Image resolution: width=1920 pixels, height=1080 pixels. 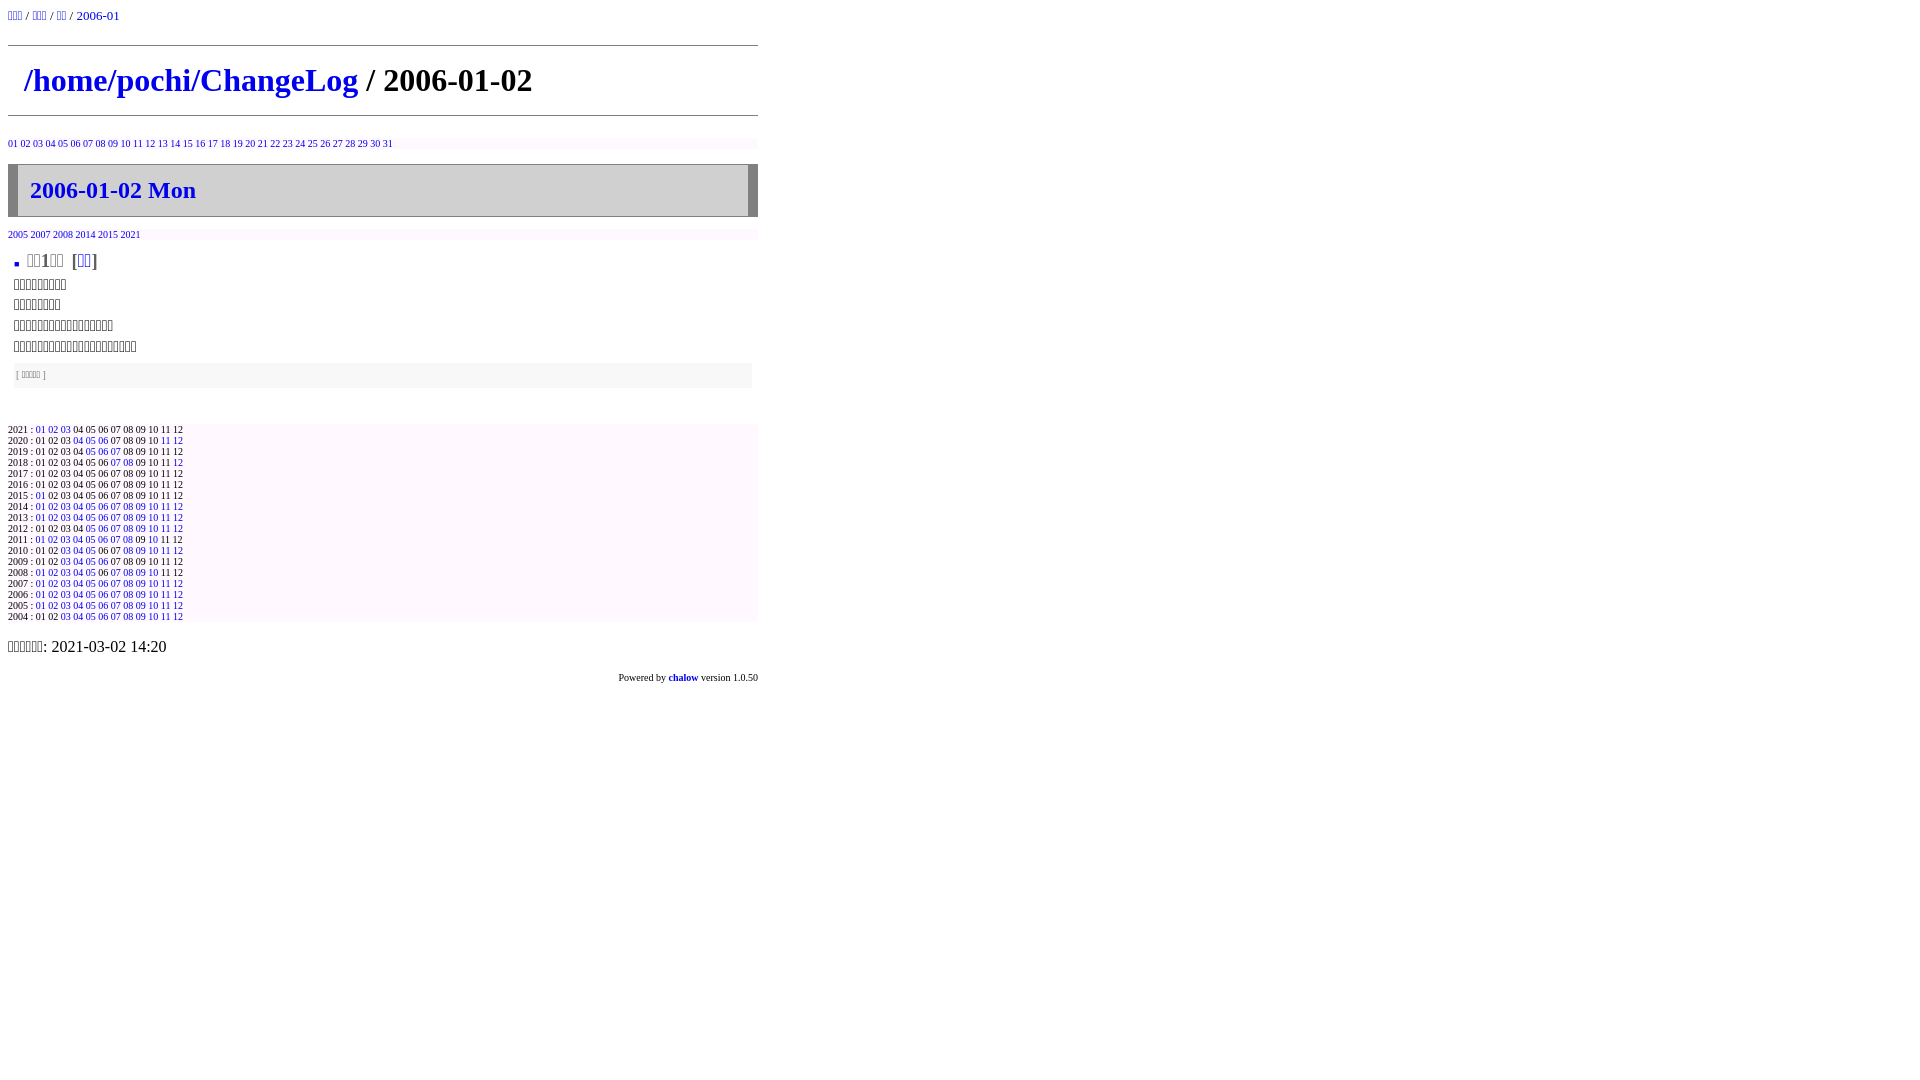 I want to click on '09', so click(x=134, y=505).